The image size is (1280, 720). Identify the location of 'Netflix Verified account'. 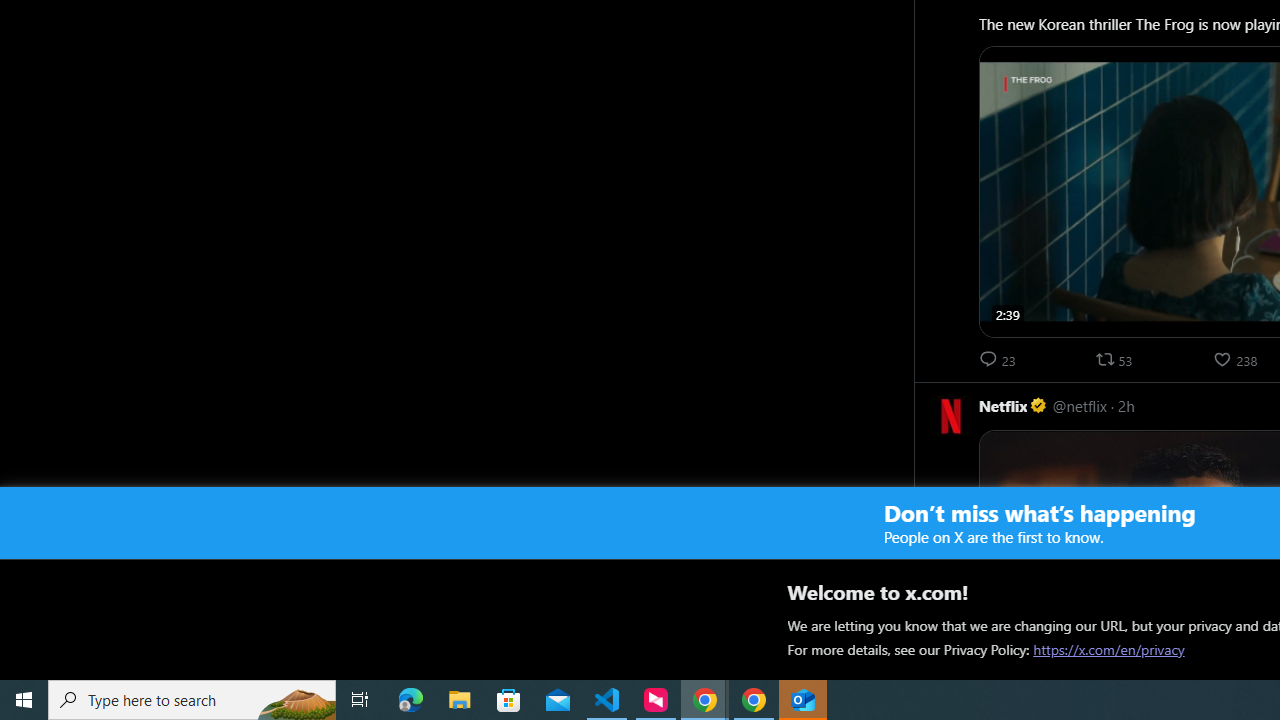
(1014, 405).